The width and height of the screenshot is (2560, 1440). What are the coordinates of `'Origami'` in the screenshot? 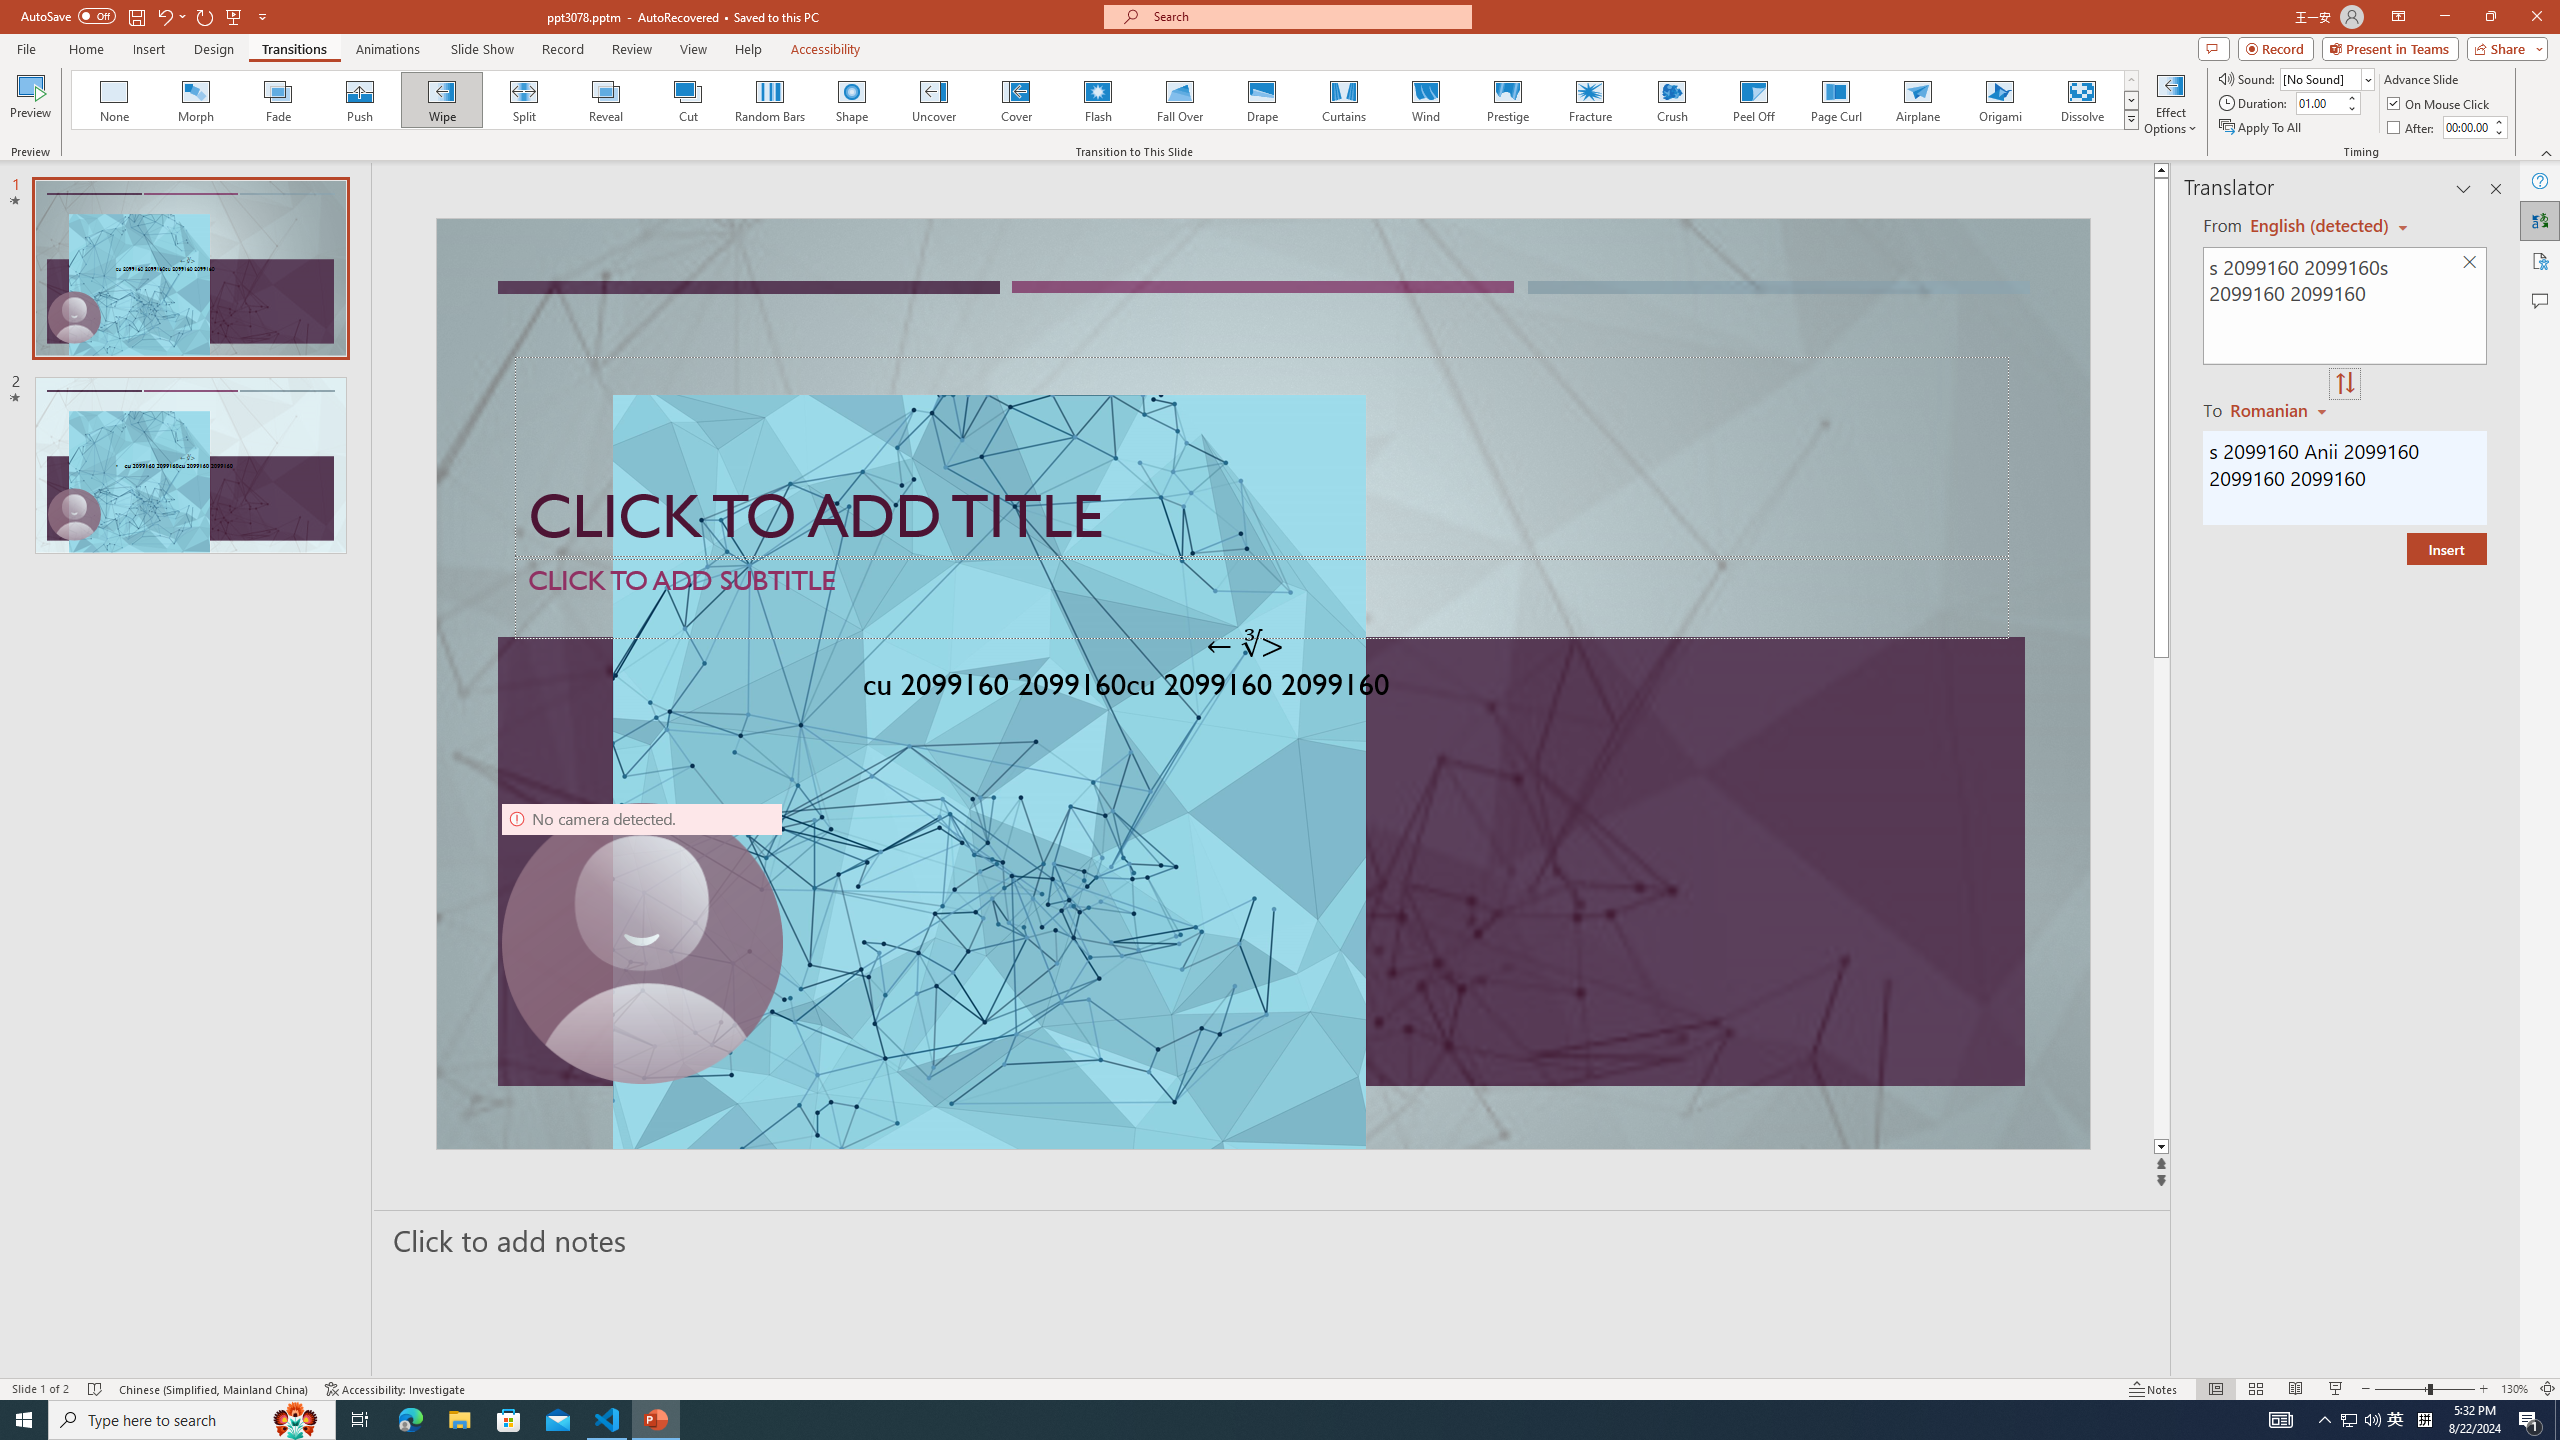 It's located at (1998, 99).